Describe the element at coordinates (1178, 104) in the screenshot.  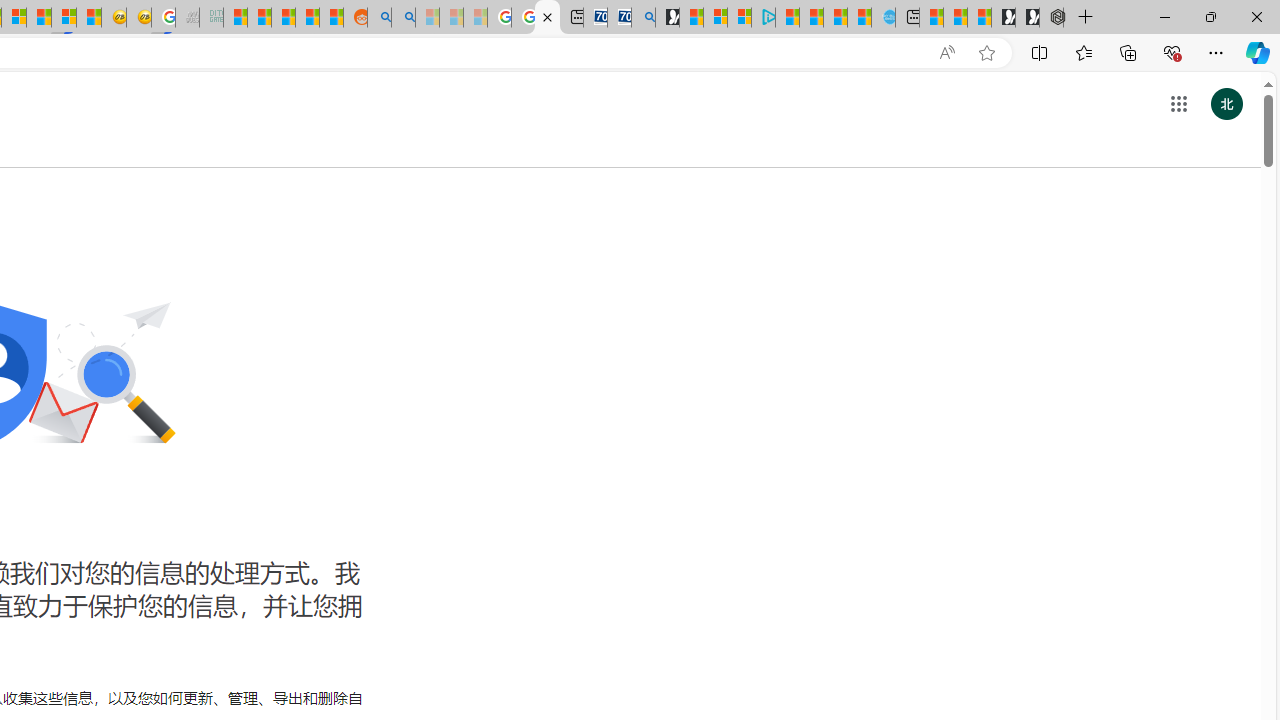
I see `'Class: gb_E'` at that location.